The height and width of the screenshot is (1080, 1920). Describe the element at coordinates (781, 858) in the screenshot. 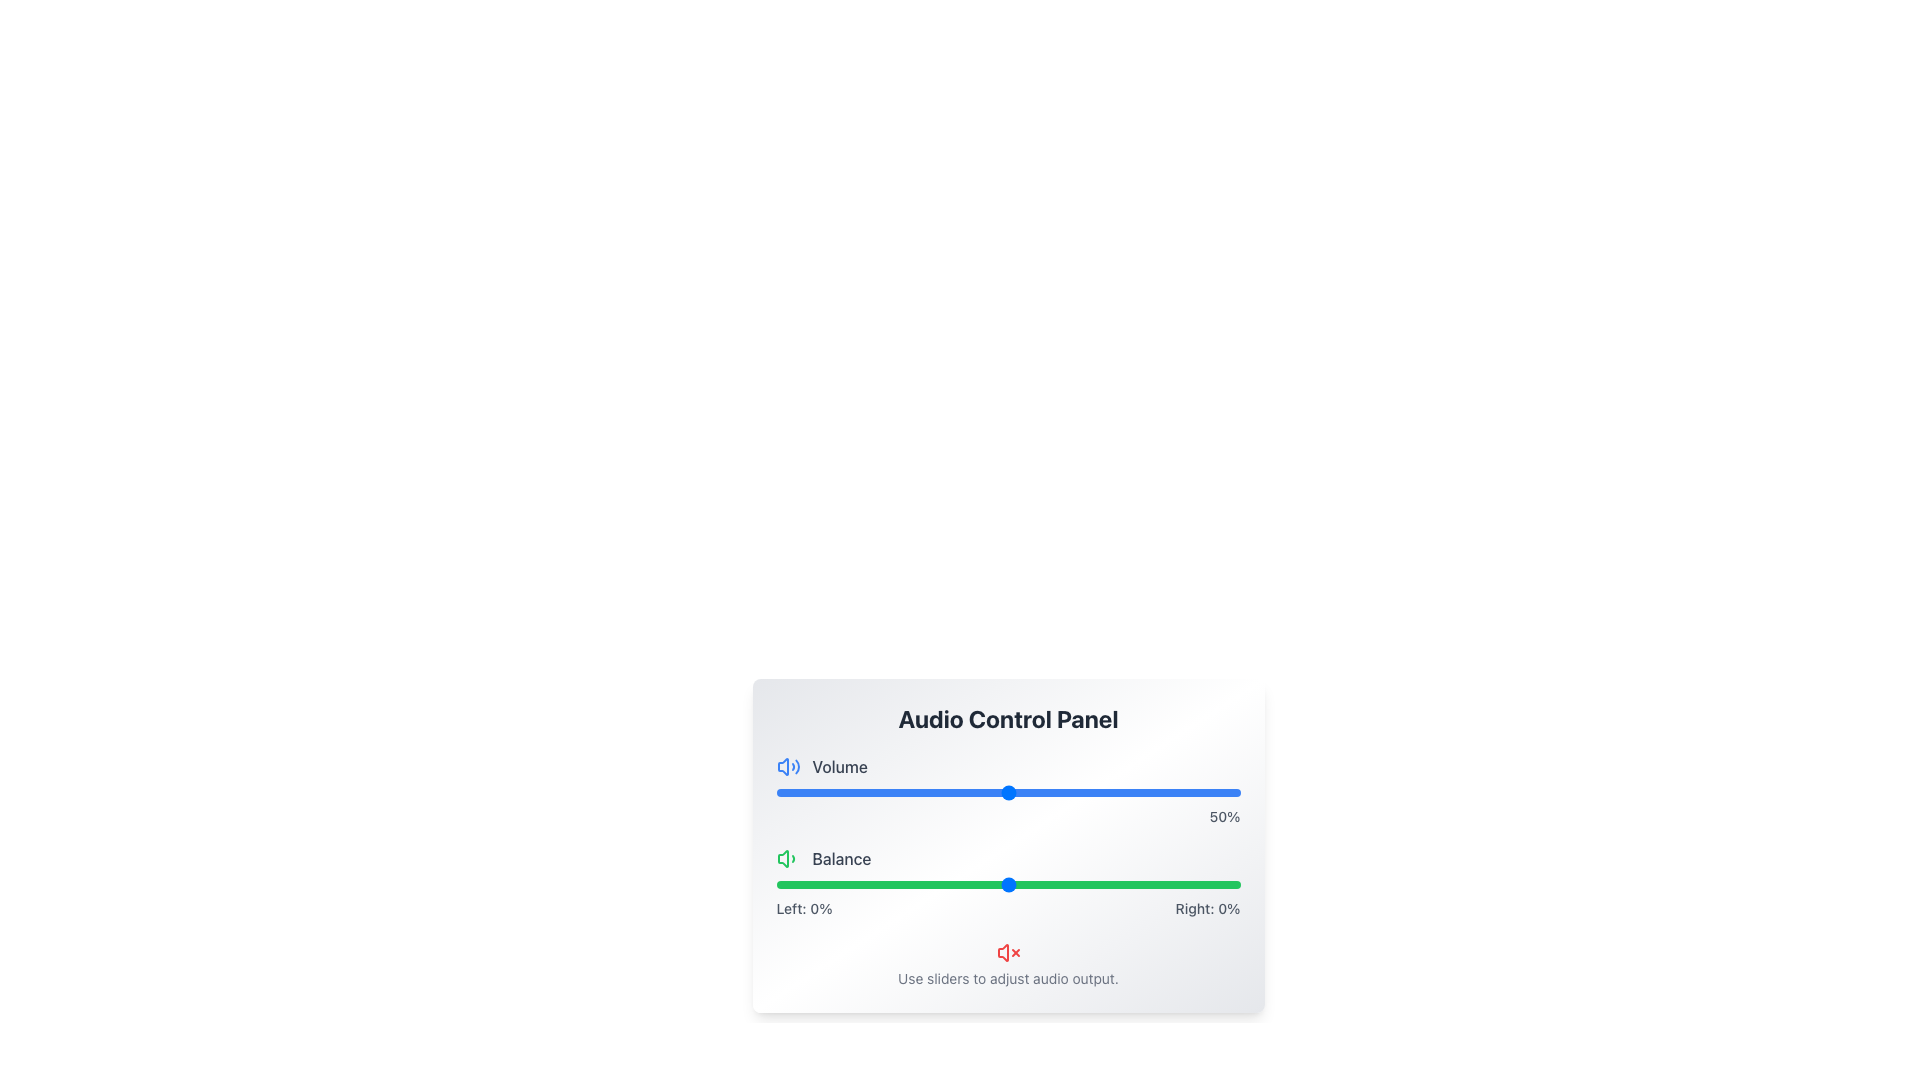

I see `the visual feedback of the speaker icon's main body, which is a trapezoidal green shape located within the 'Balance' section of the audio control panel, adjacent to the text 'Balance'` at that location.